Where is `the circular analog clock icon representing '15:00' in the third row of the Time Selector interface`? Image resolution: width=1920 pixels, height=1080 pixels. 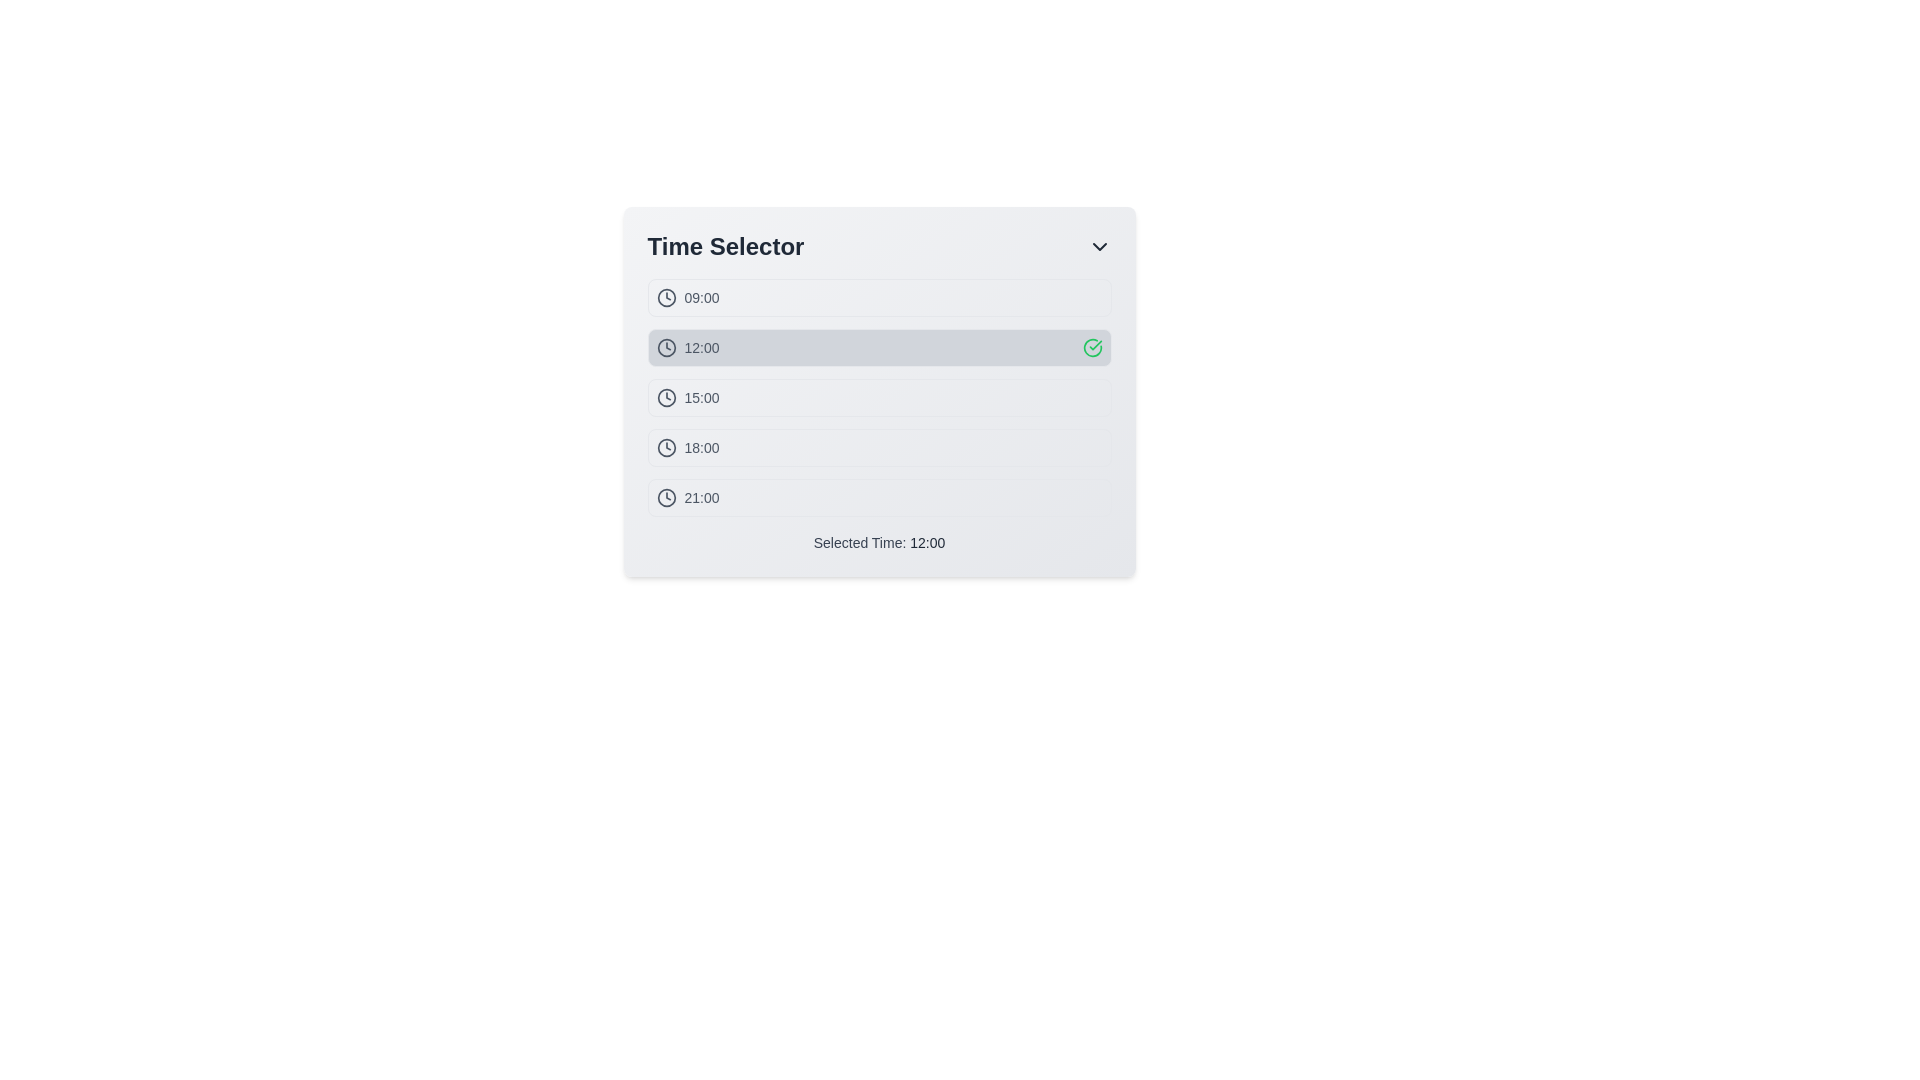
the circular analog clock icon representing '15:00' in the third row of the Time Selector interface is located at coordinates (666, 397).